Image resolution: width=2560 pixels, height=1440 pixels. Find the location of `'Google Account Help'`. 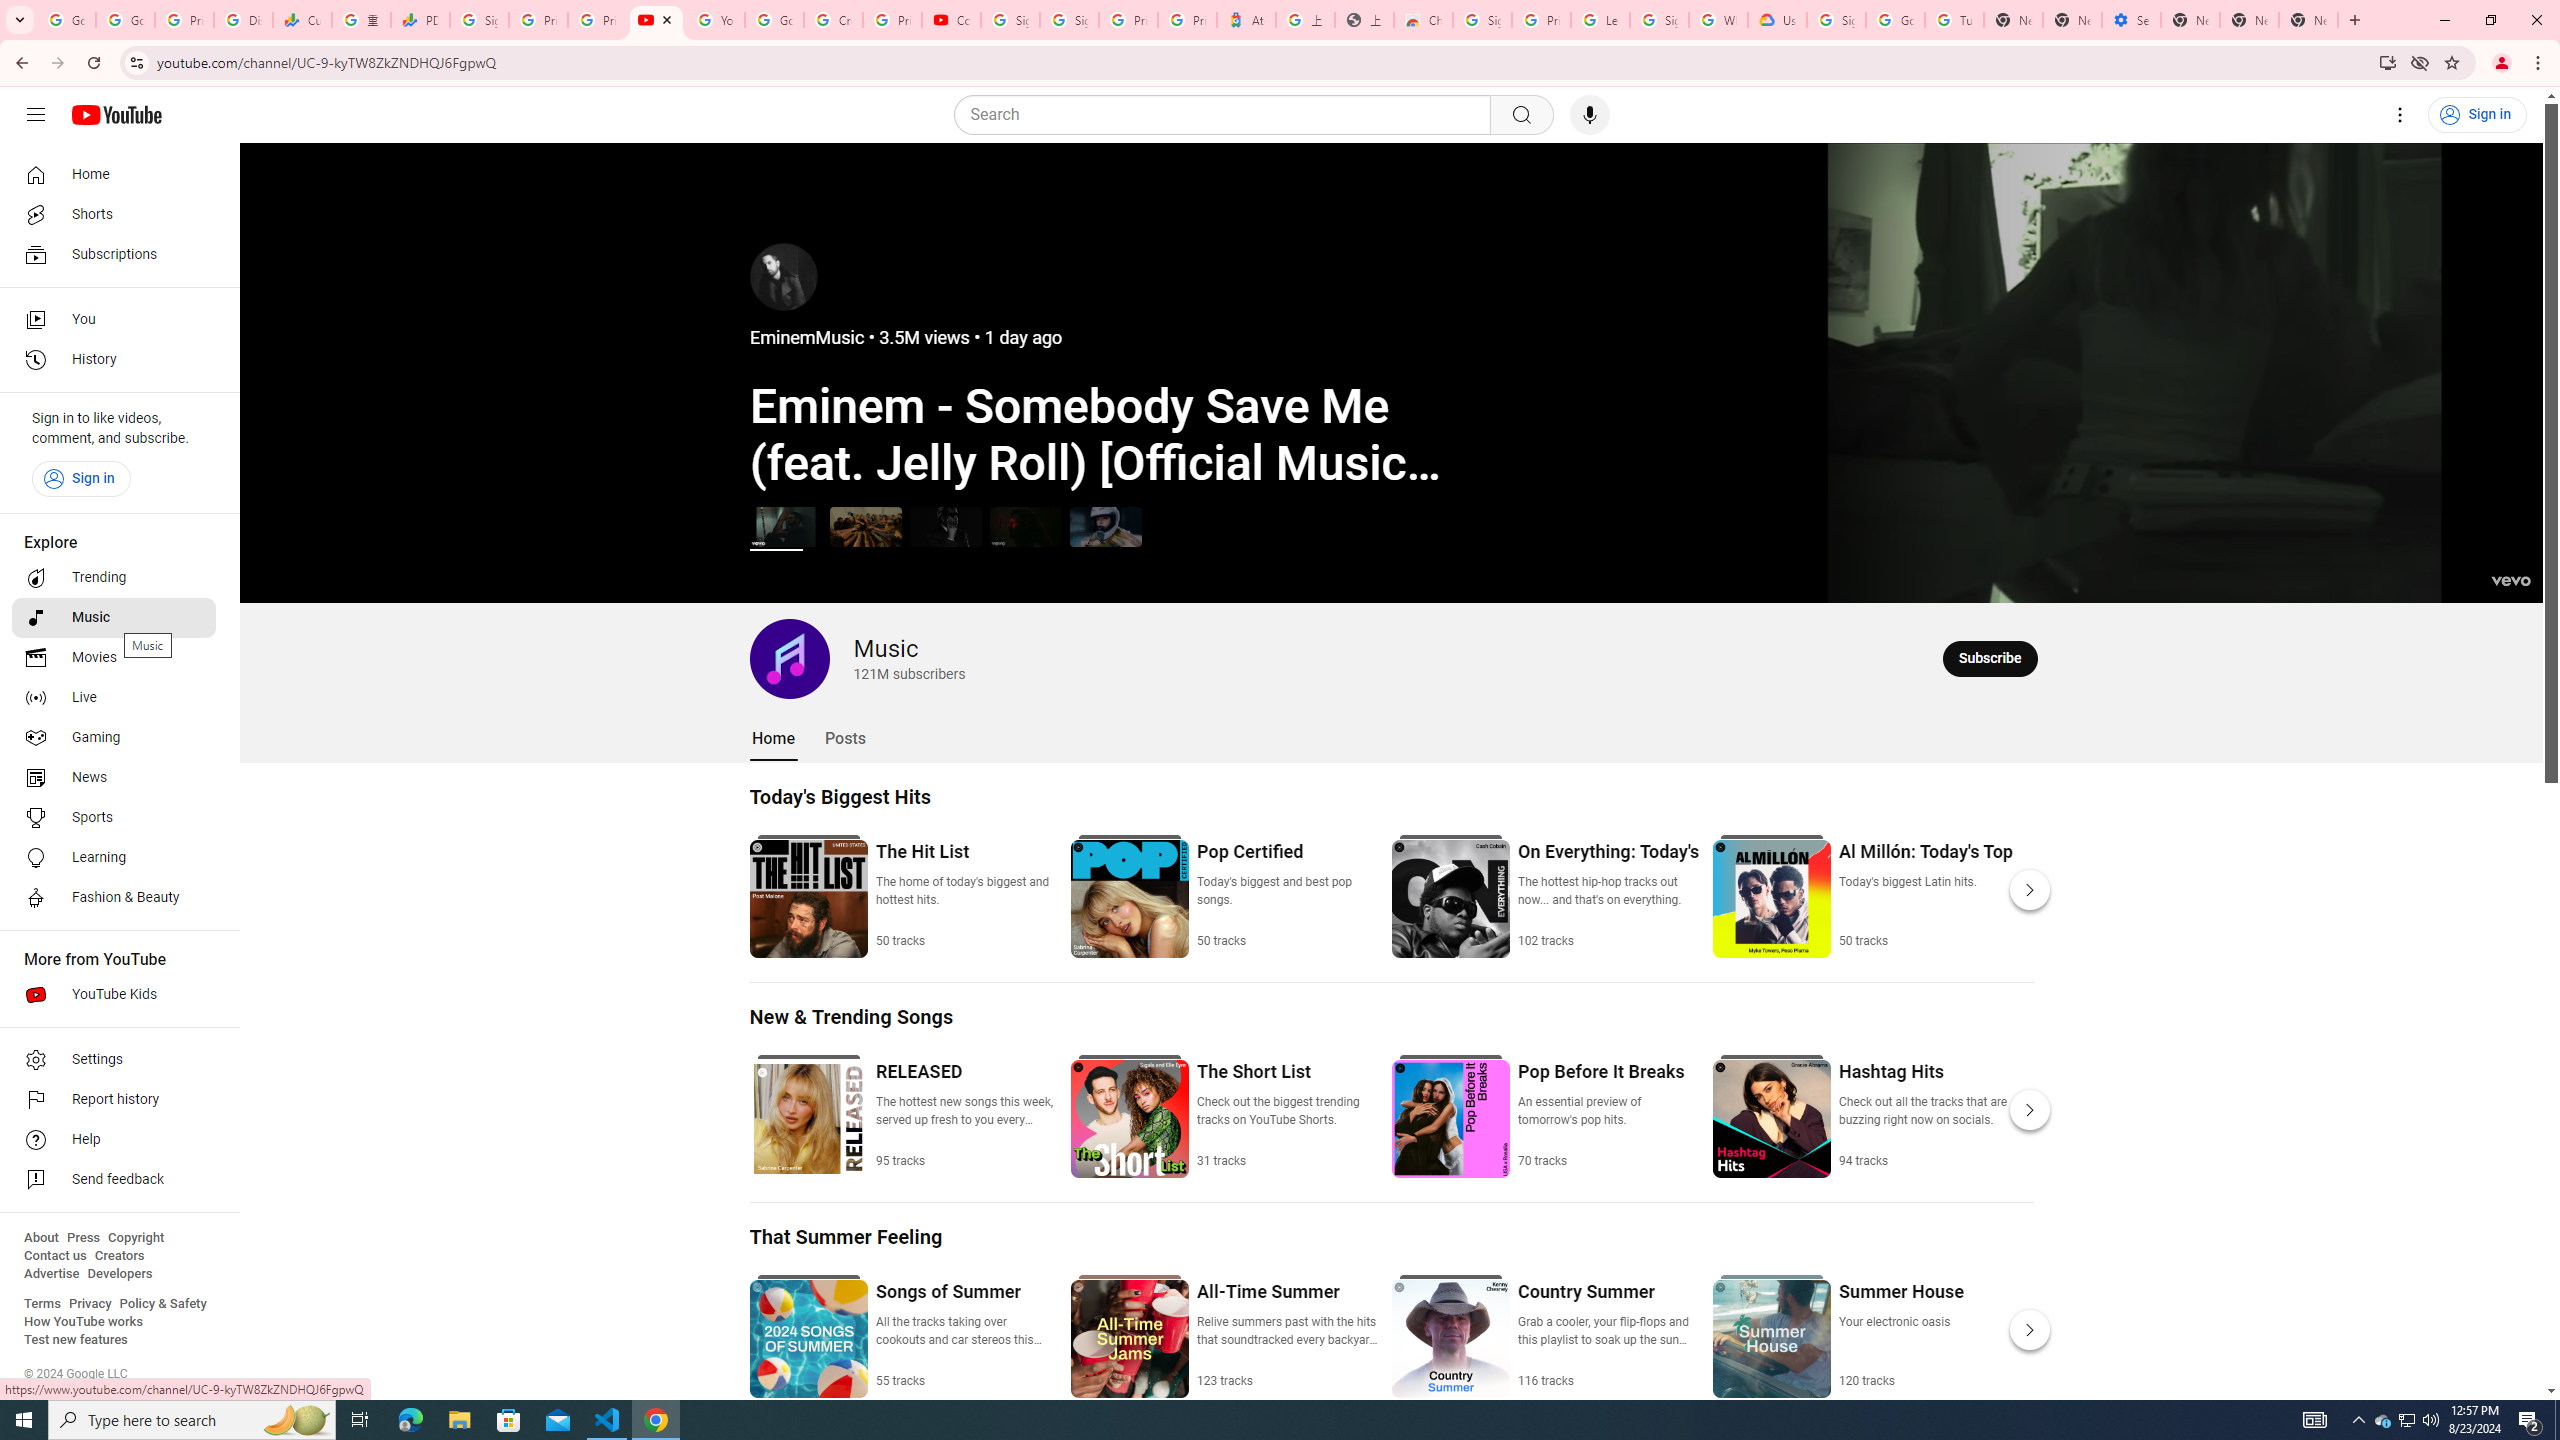

'Google Account Help' is located at coordinates (1893, 19).